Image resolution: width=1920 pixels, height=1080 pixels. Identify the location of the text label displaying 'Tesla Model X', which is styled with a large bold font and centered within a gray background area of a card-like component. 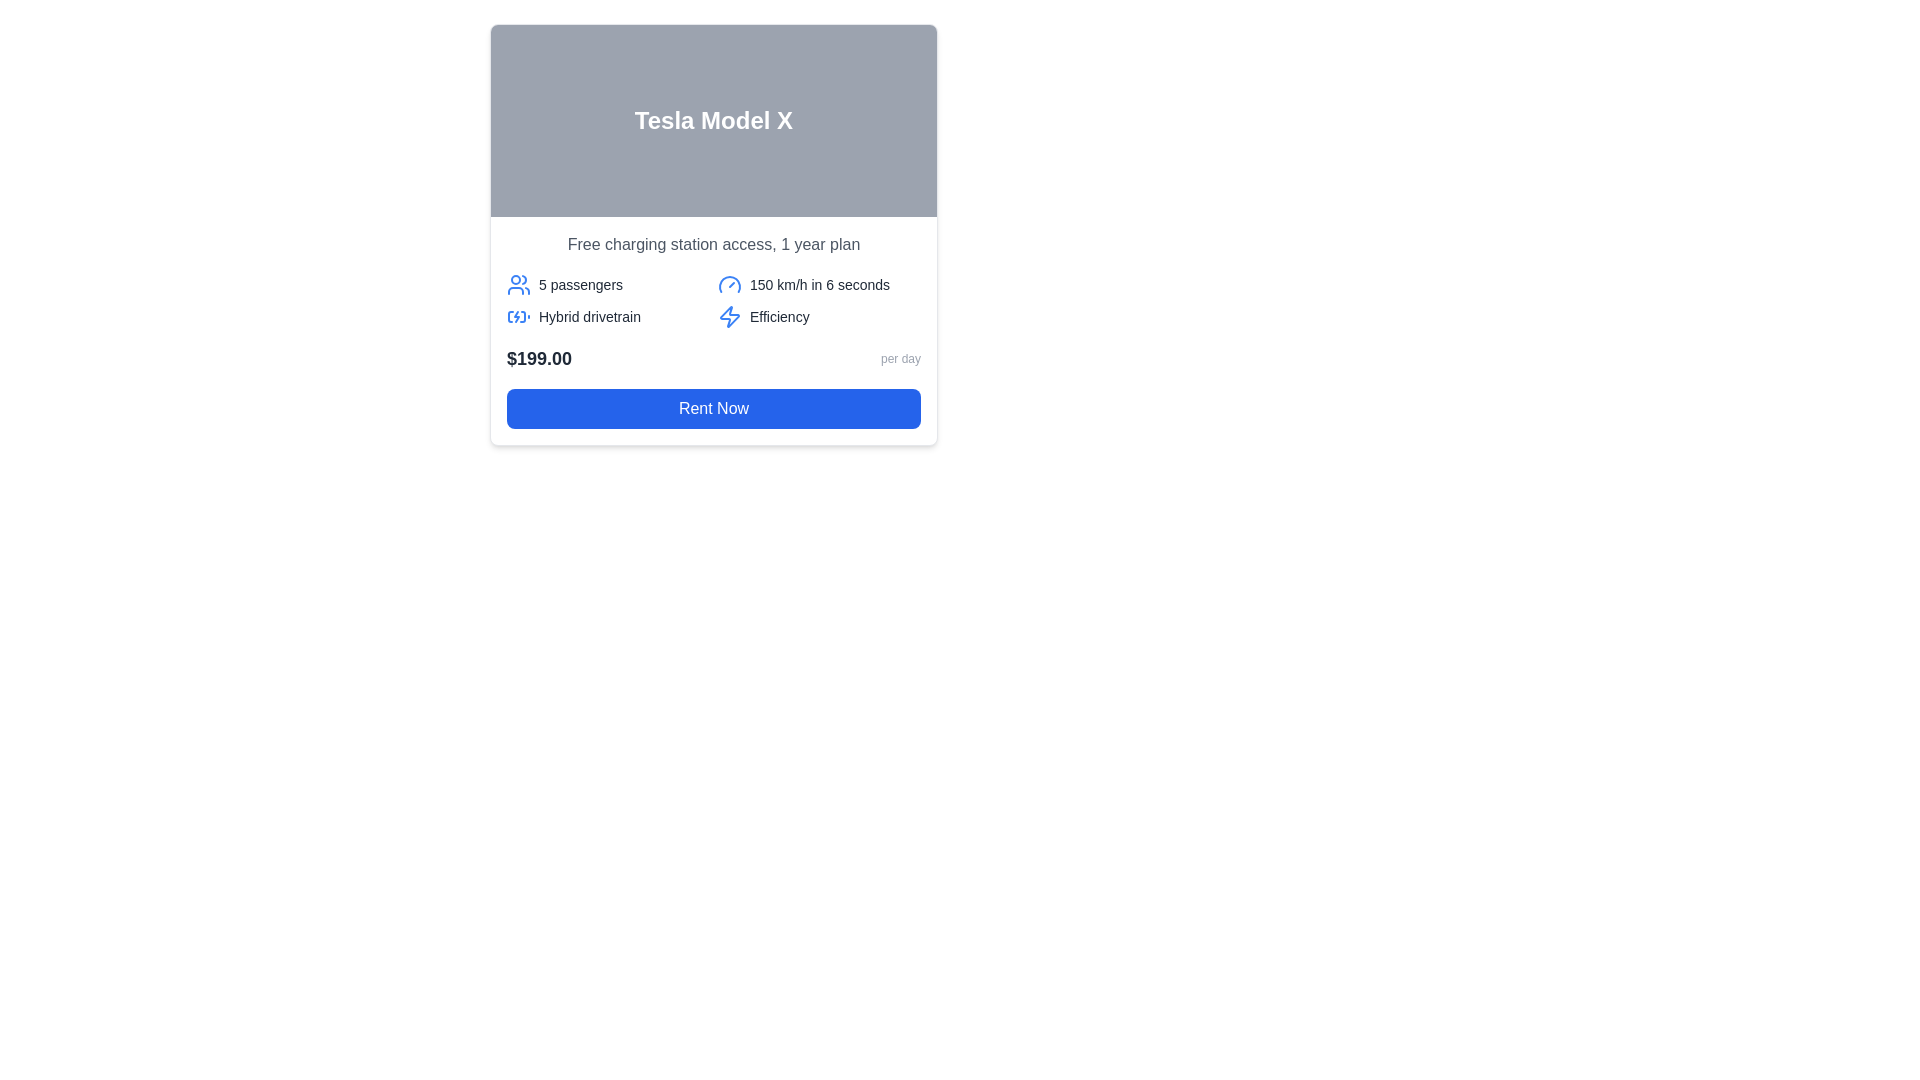
(714, 120).